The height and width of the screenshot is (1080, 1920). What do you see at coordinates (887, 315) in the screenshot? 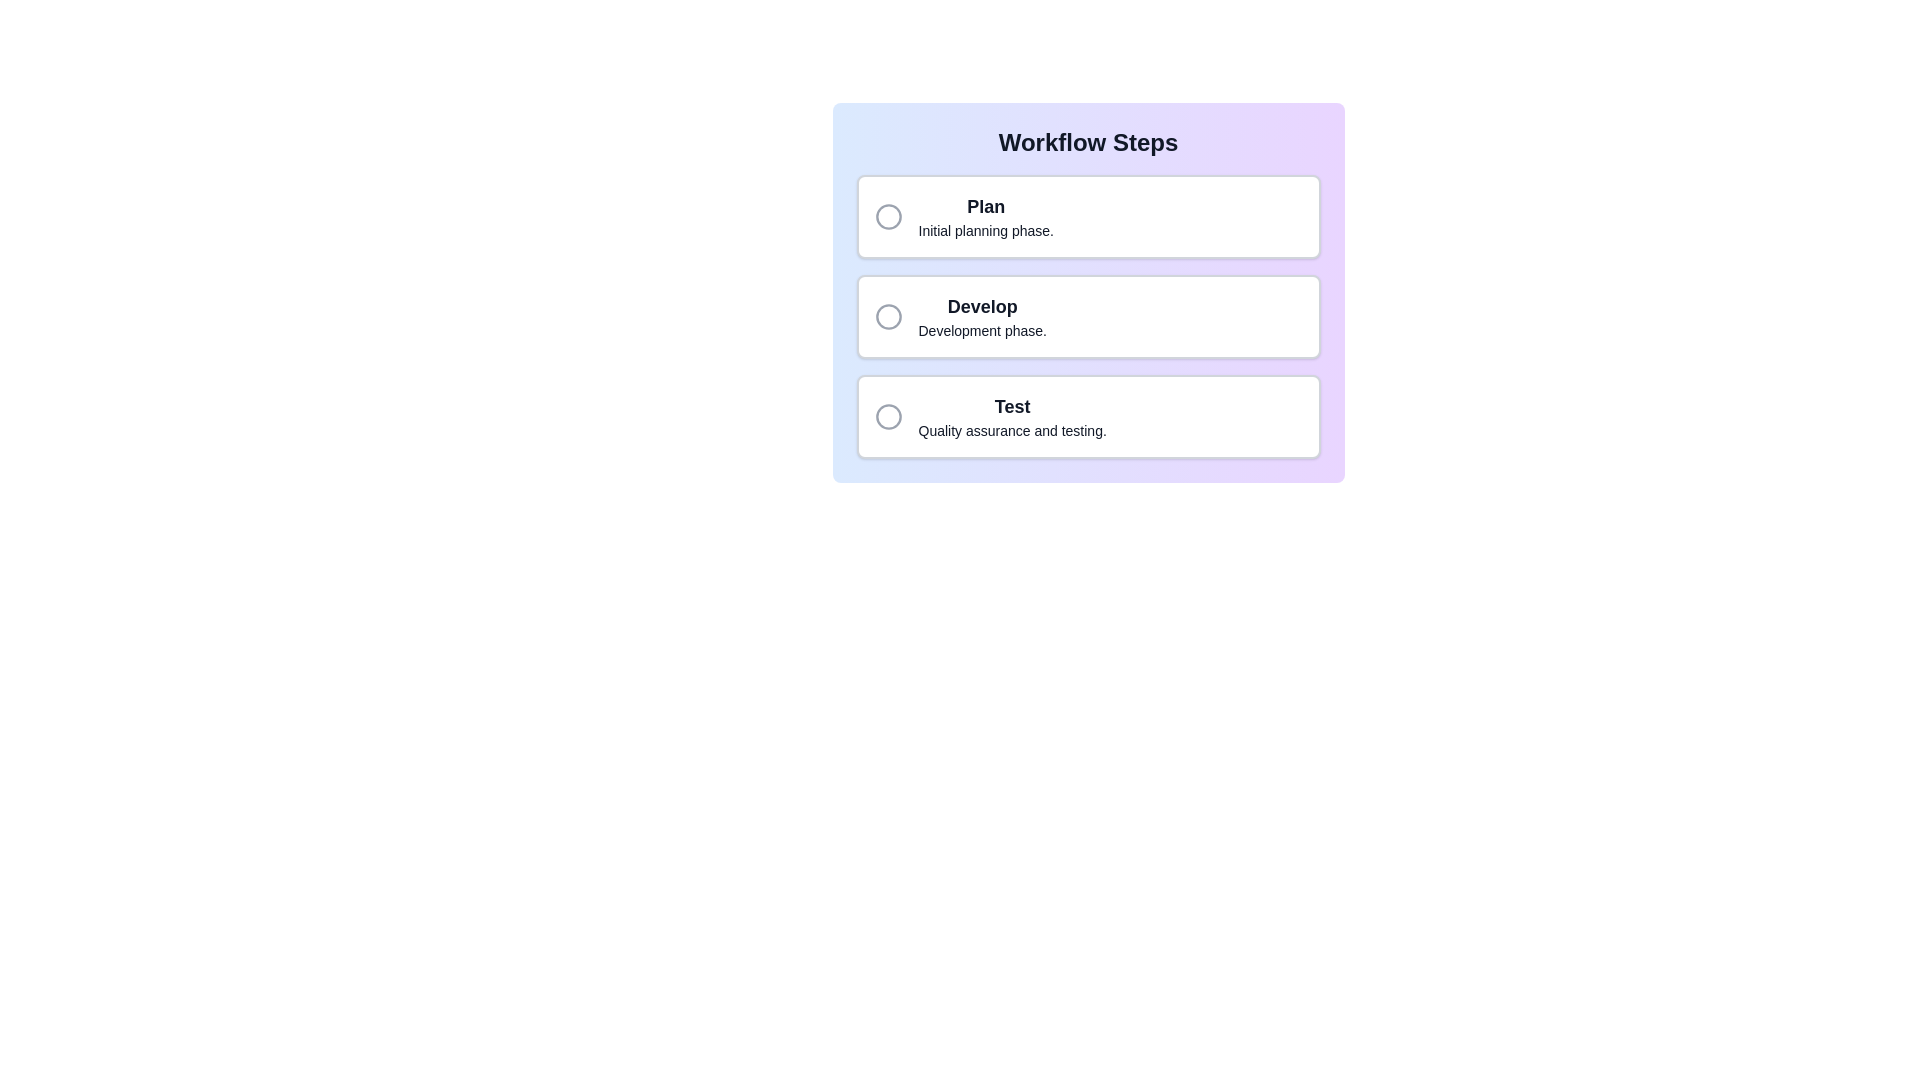
I see `the circle icon adjacent to the 'Develop' text in the 'Workflow Steps' list` at bounding box center [887, 315].